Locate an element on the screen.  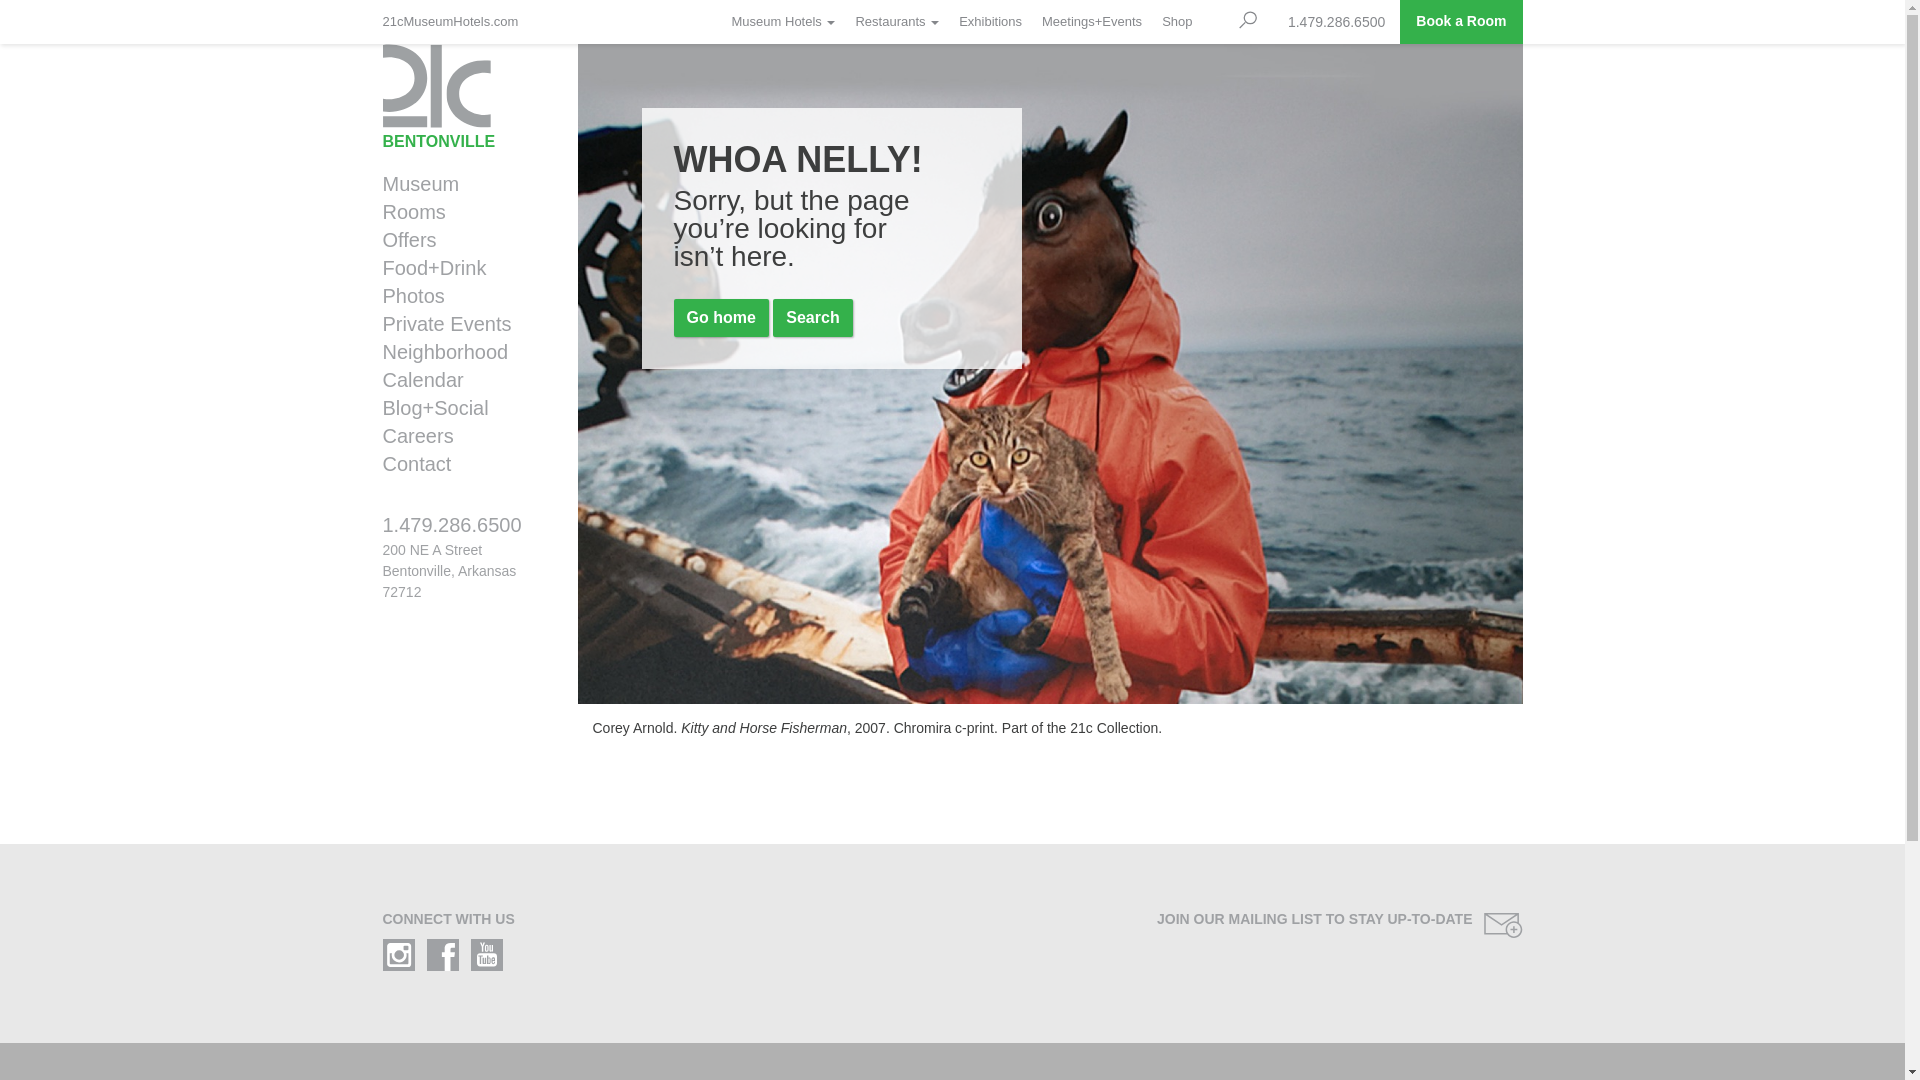
'Food+Drink' is located at coordinates (369, 266).